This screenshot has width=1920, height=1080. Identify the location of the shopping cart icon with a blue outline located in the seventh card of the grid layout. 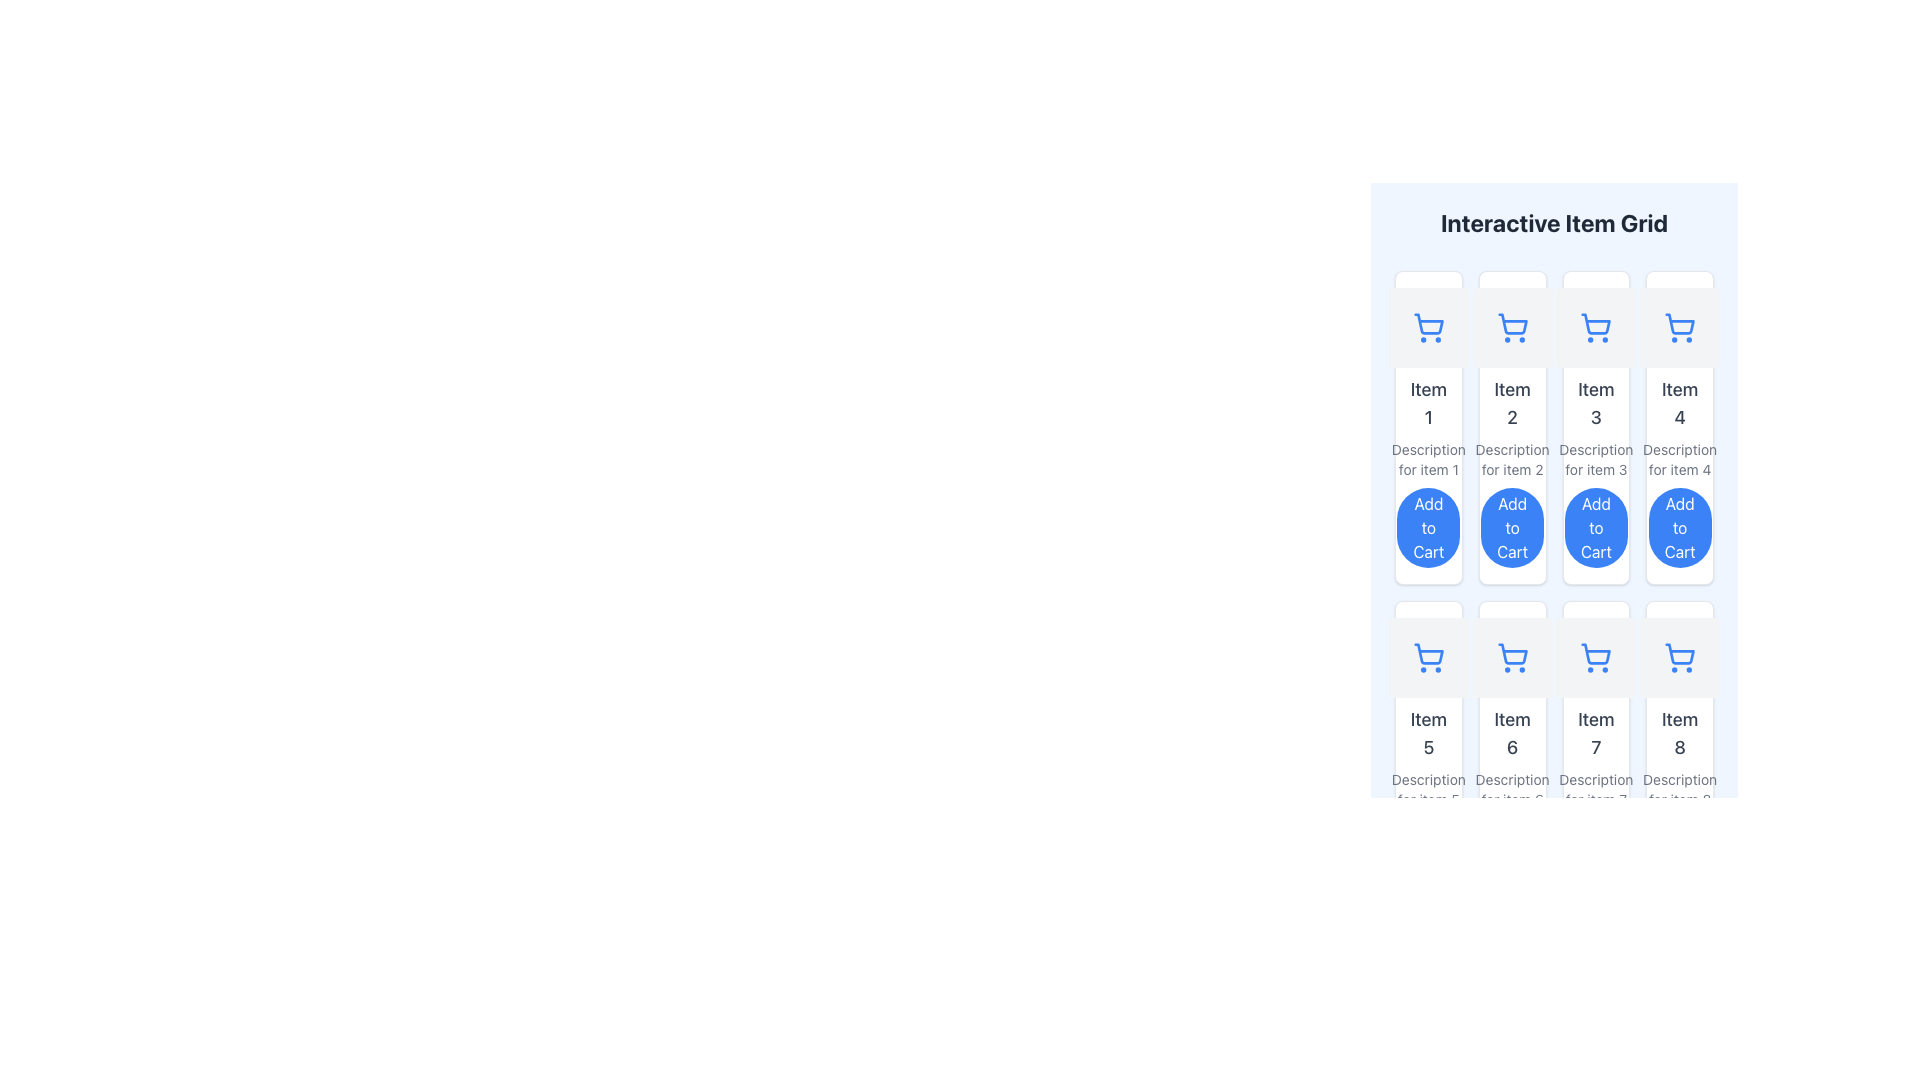
(1595, 658).